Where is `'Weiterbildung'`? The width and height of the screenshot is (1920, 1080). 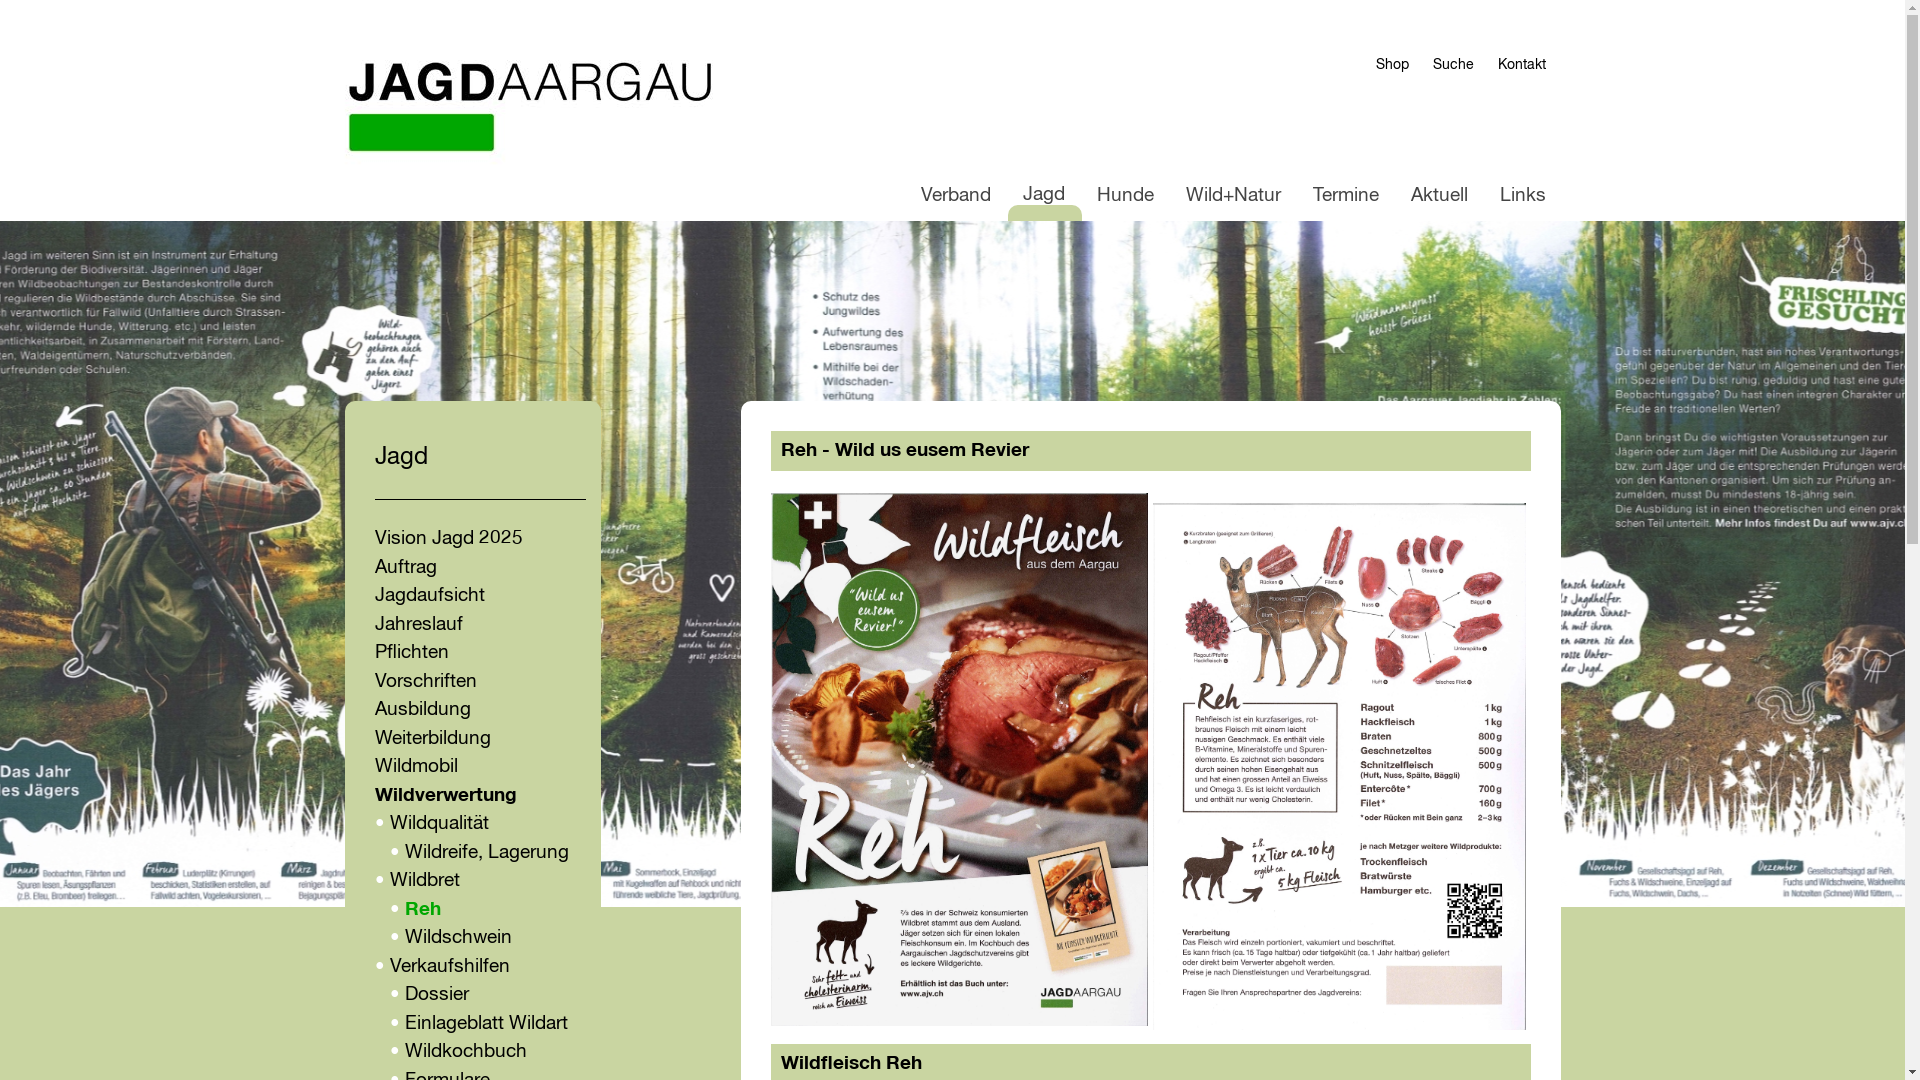
'Weiterbildung' is located at coordinates (431, 738).